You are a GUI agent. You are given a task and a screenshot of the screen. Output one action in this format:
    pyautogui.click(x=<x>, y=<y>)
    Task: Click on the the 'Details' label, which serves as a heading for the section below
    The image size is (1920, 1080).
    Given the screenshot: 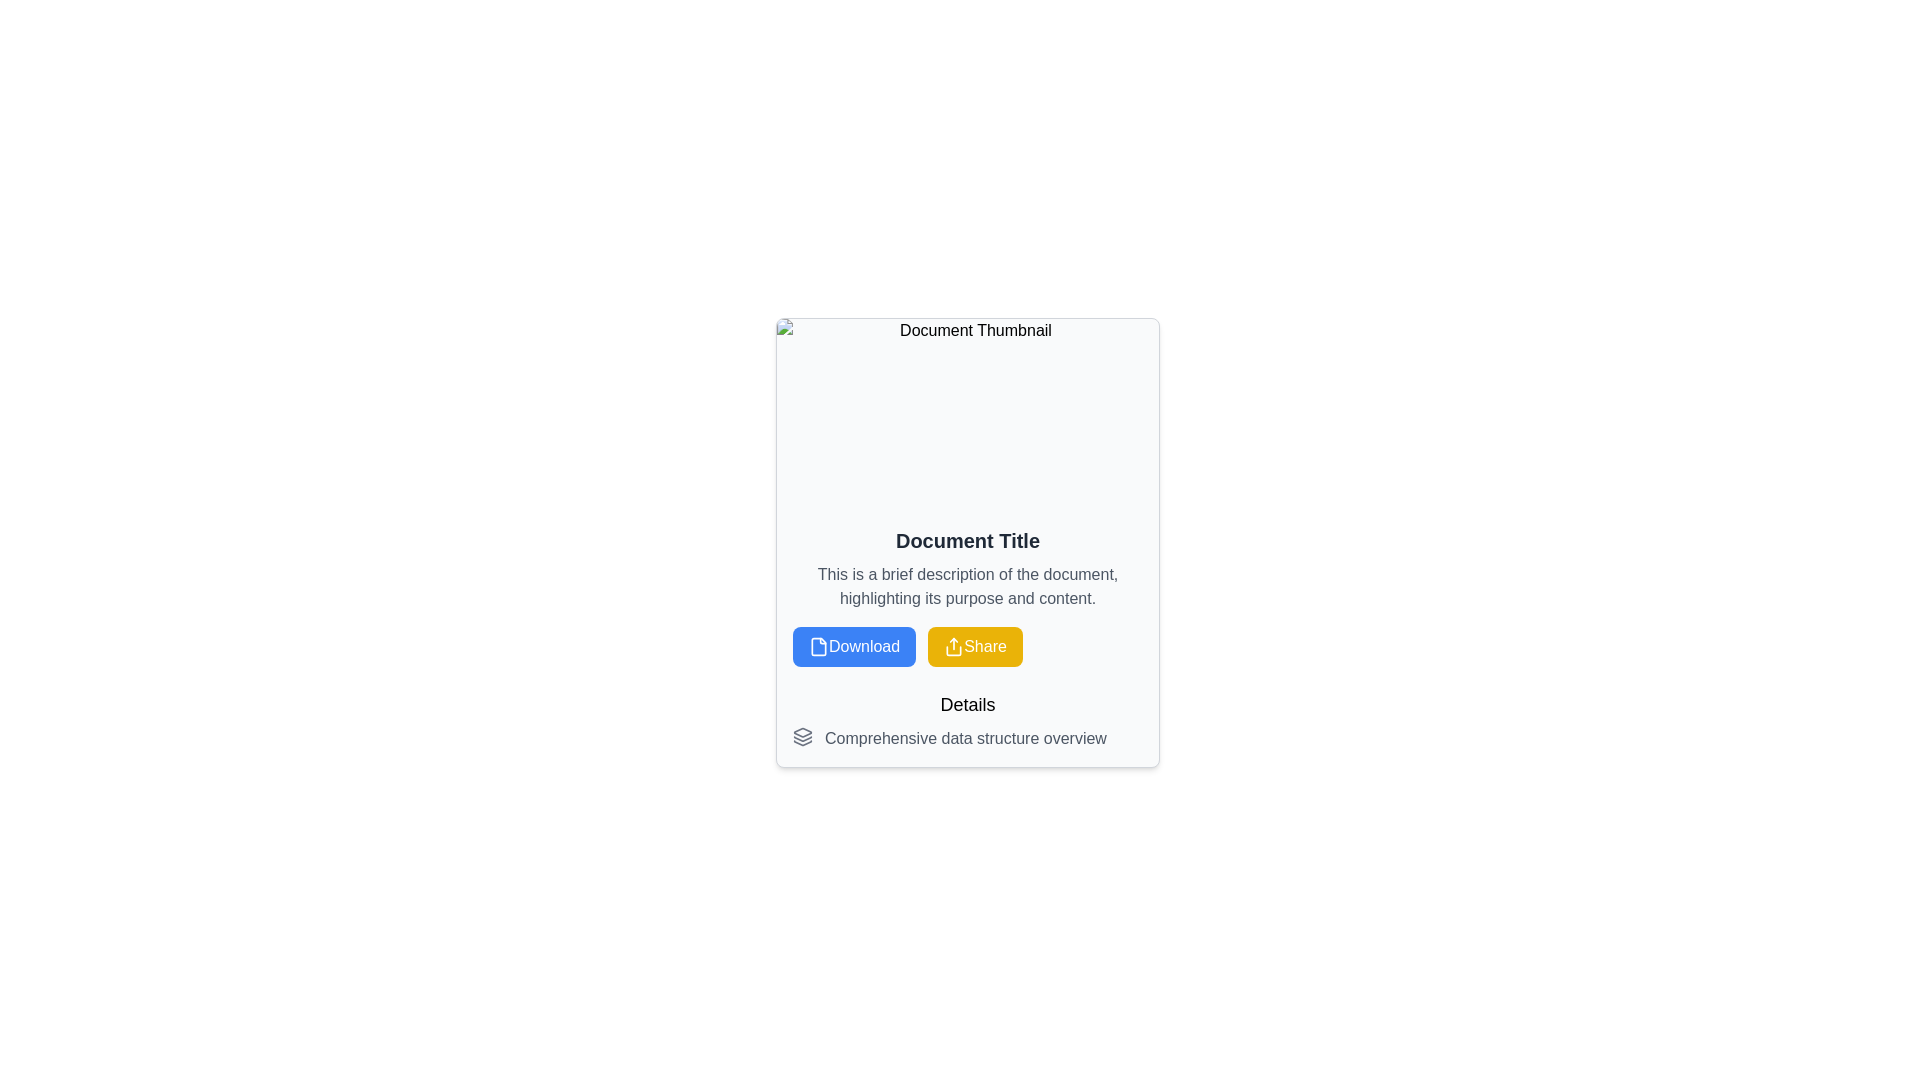 What is the action you would take?
    pyautogui.click(x=968, y=704)
    